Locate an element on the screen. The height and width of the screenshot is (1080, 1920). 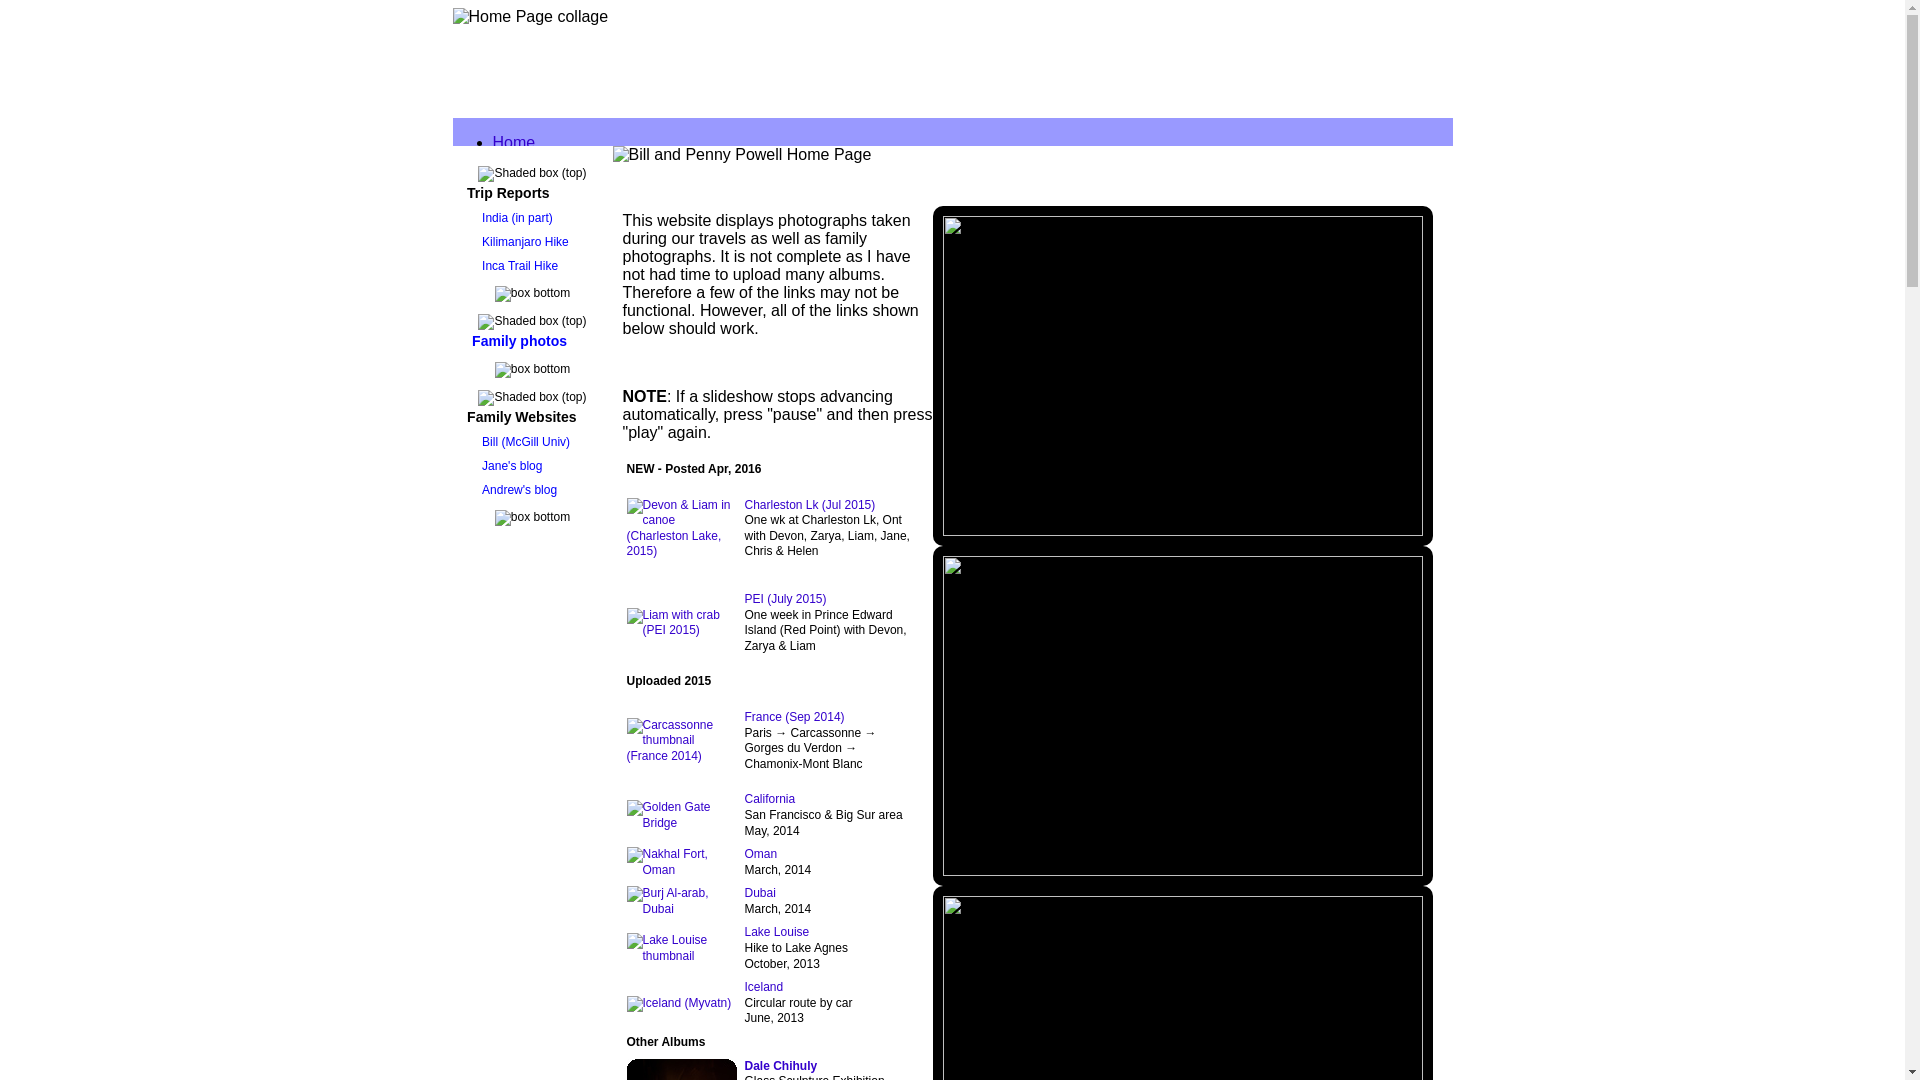
'Kilimanjaro' is located at coordinates (570, 267).